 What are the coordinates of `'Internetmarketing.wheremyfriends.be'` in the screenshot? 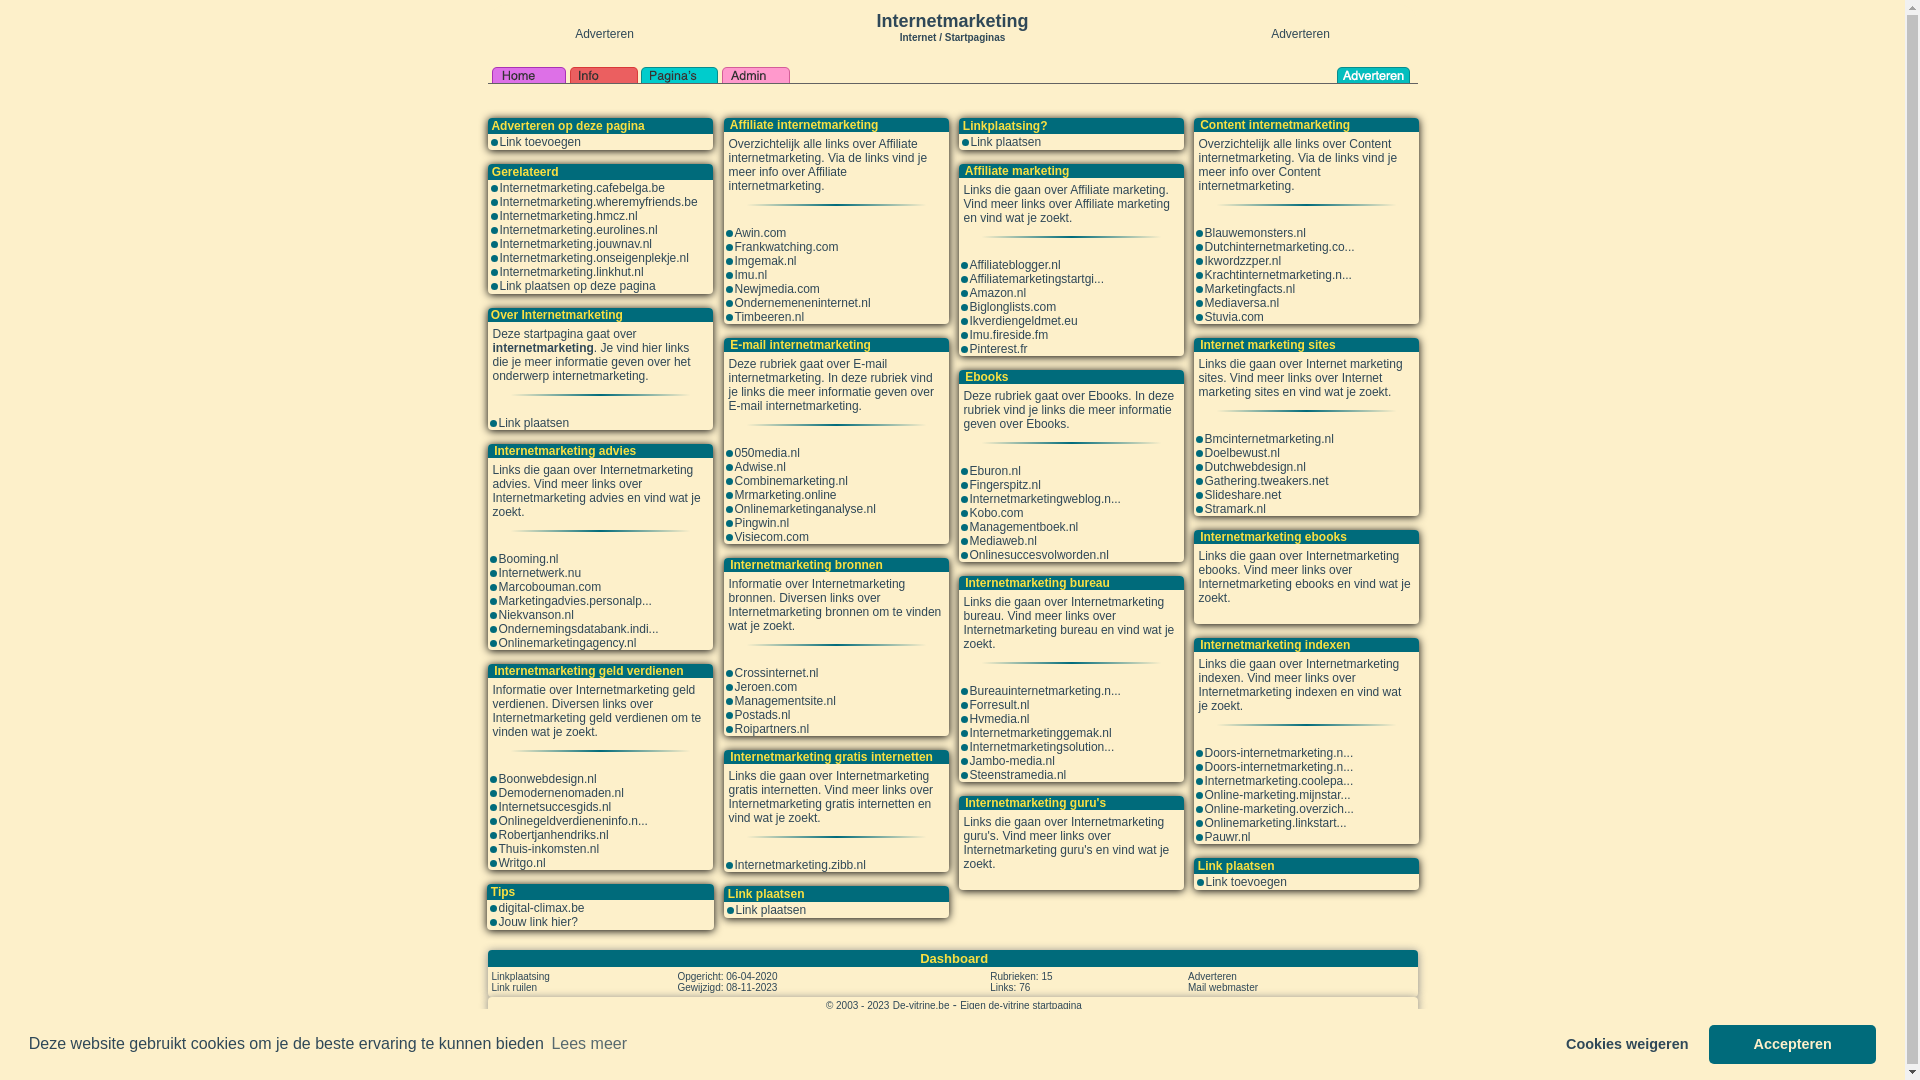 It's located at (598, 201).